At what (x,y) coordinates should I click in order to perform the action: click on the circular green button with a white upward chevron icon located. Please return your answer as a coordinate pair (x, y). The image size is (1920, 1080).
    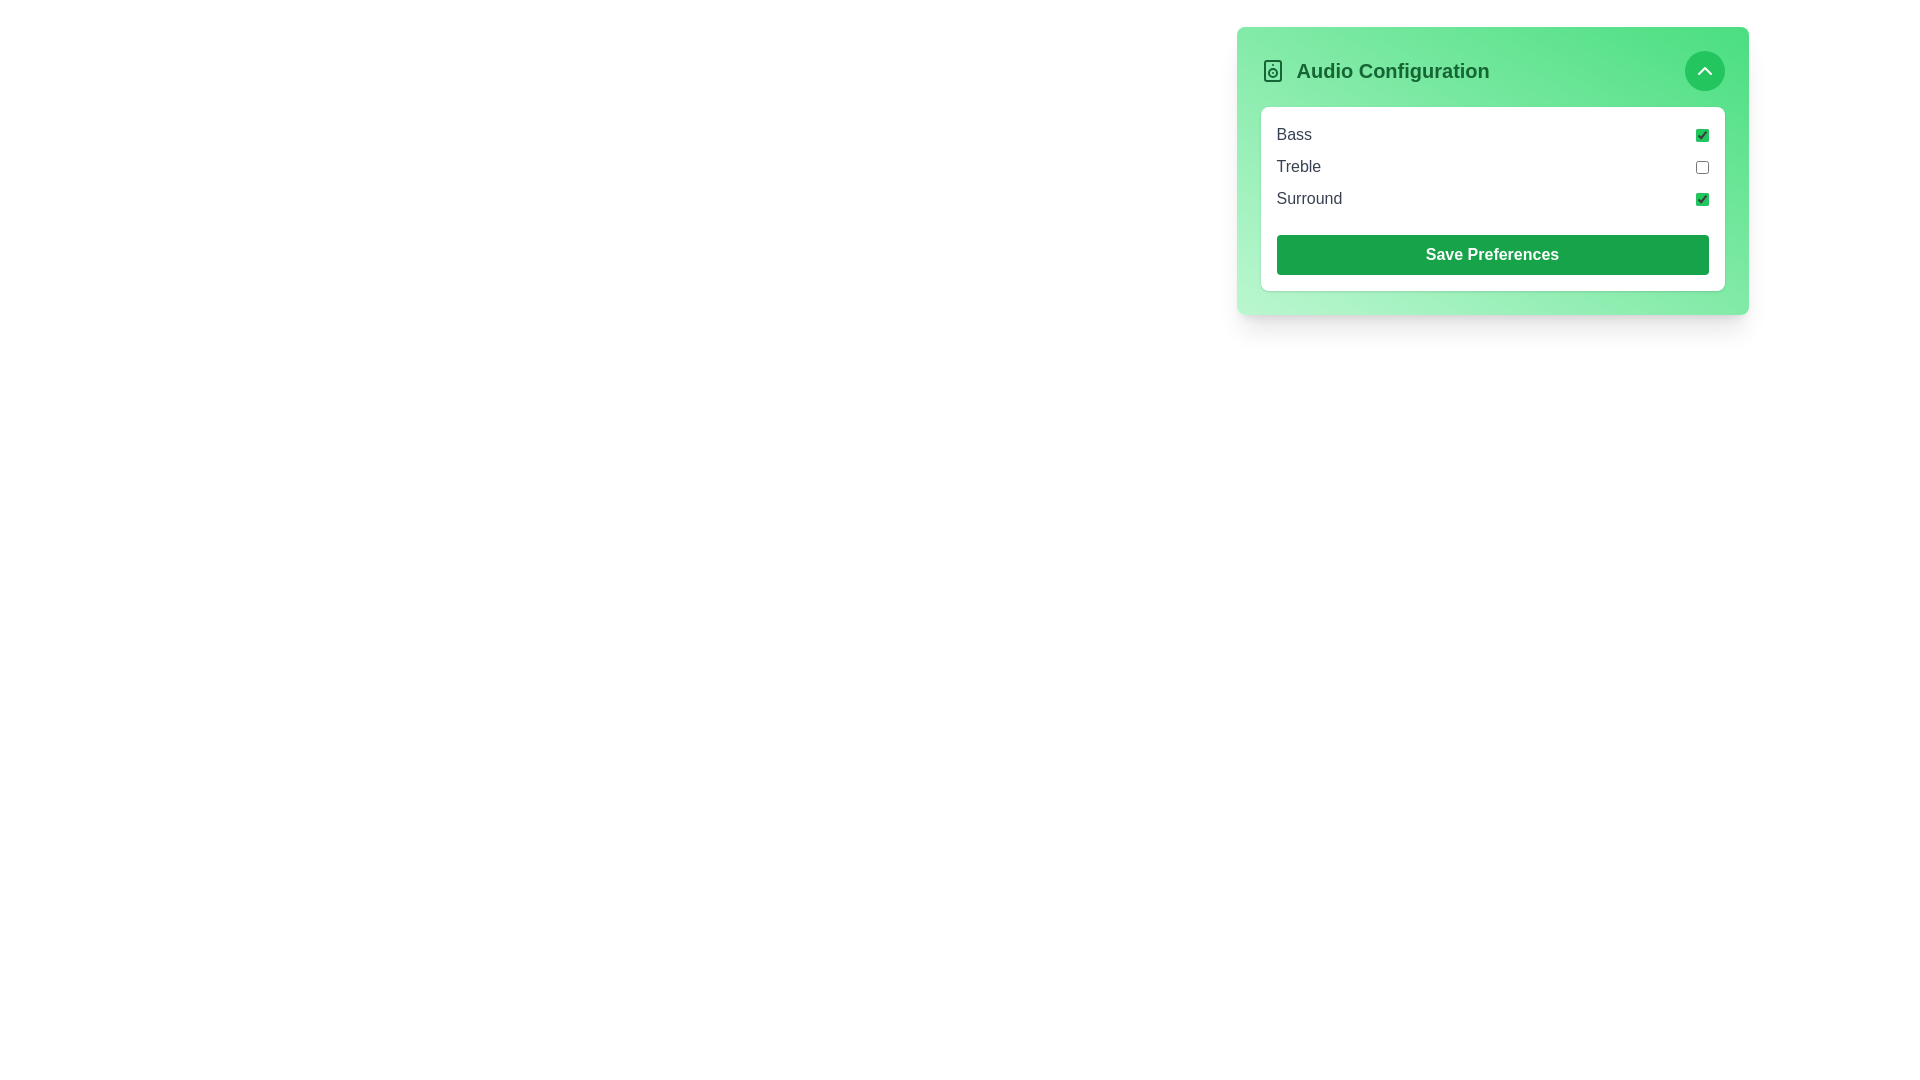
    Looking at the image, I should click on (1703, 69).